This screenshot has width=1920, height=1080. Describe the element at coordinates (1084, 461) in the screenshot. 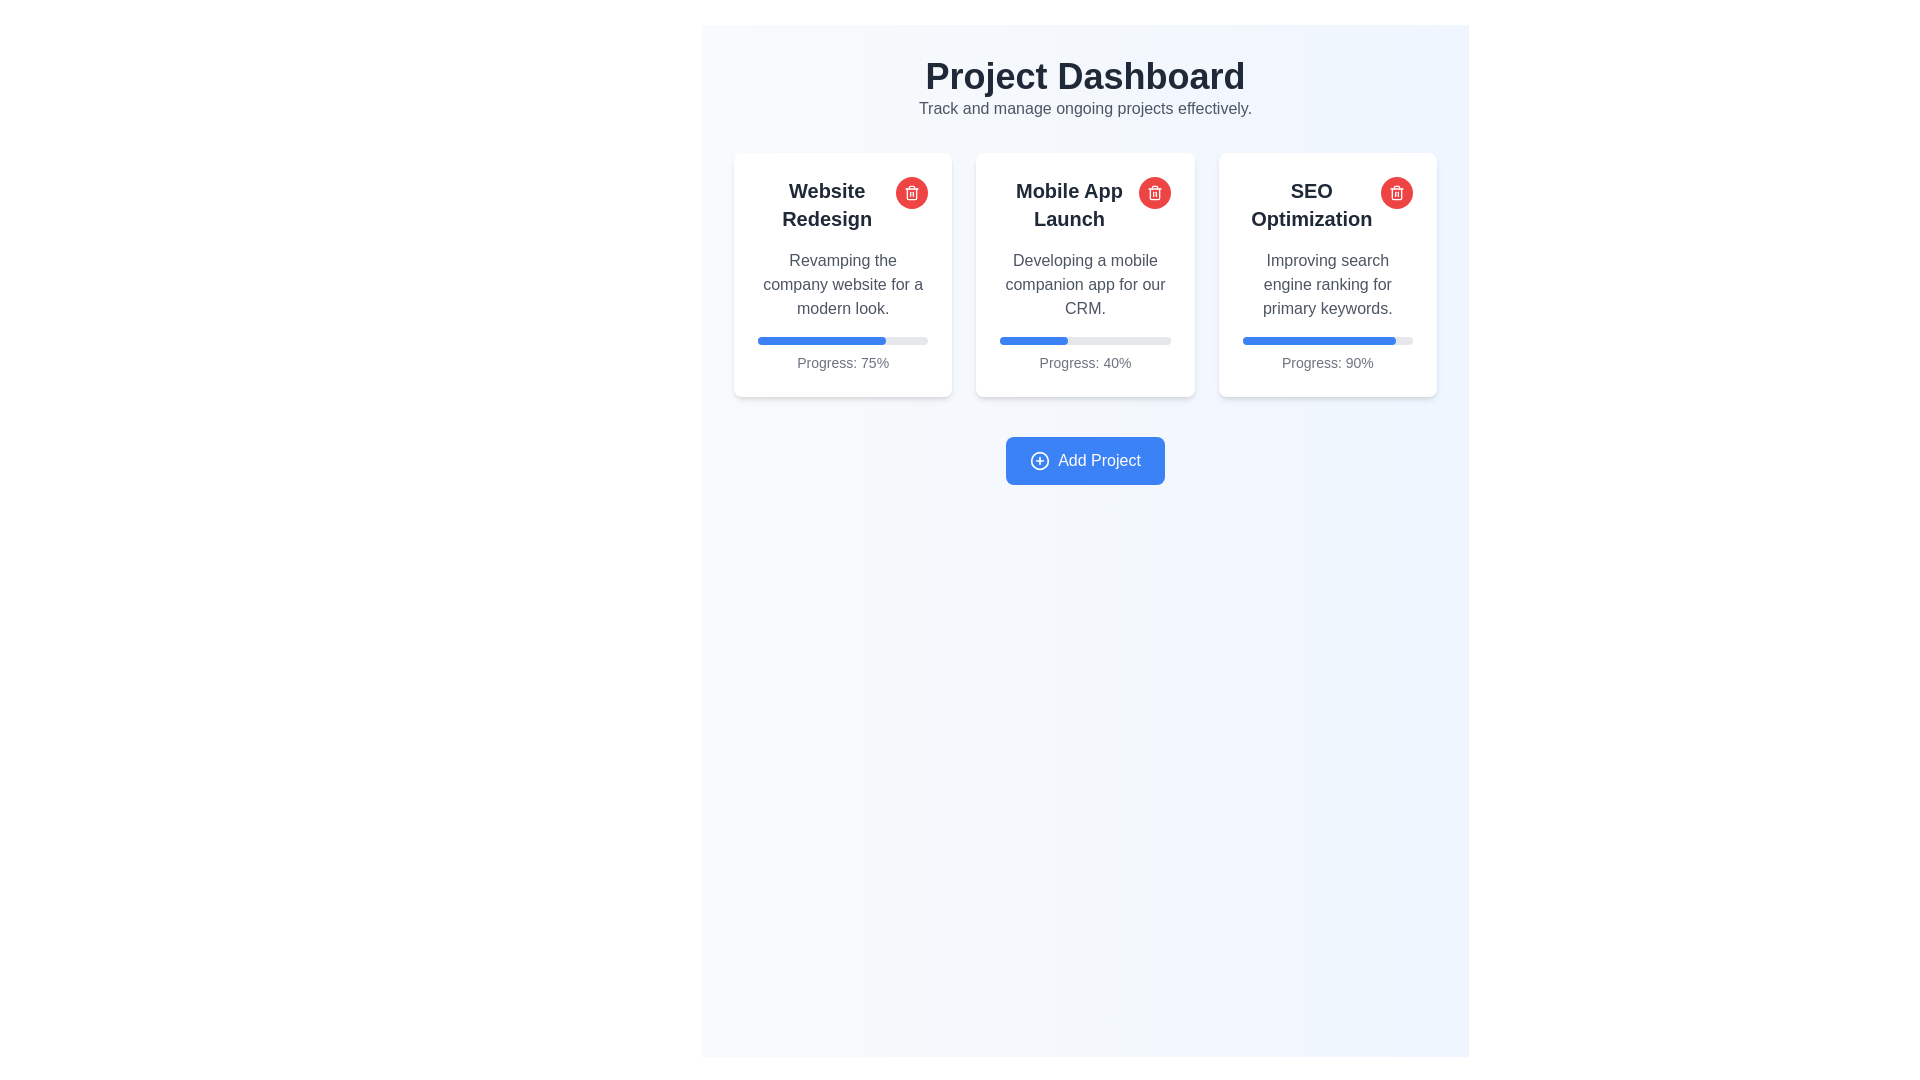

I see `the button located below the project cards` at that location.